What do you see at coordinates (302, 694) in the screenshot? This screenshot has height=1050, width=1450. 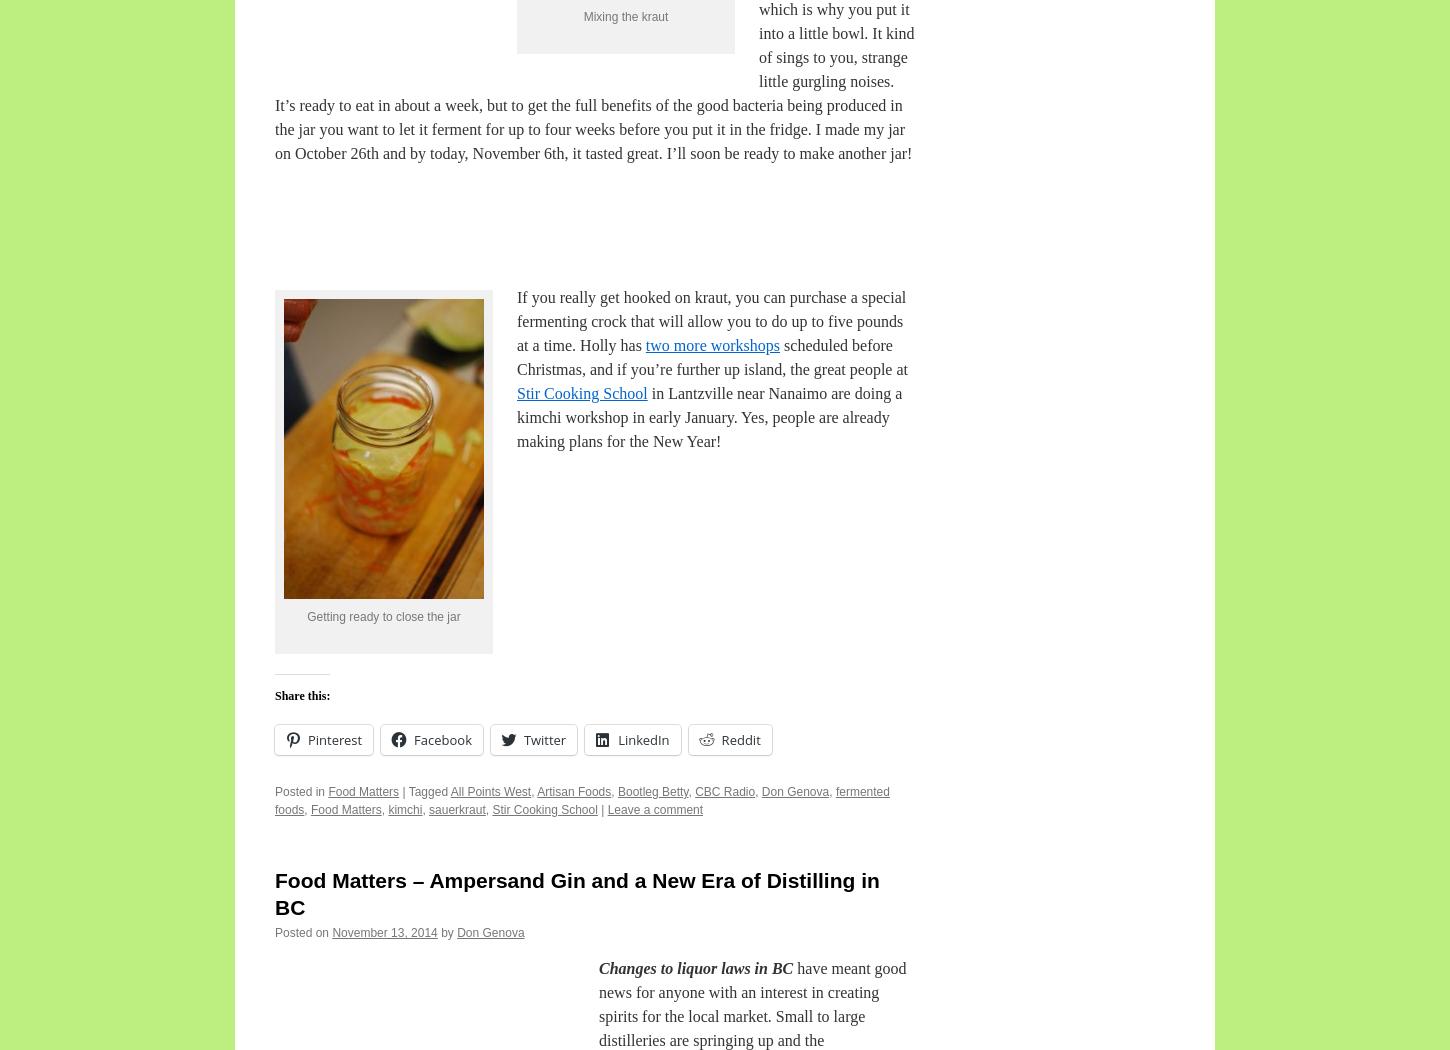 I see `'Share this:'` at bounding box center [302, 694].